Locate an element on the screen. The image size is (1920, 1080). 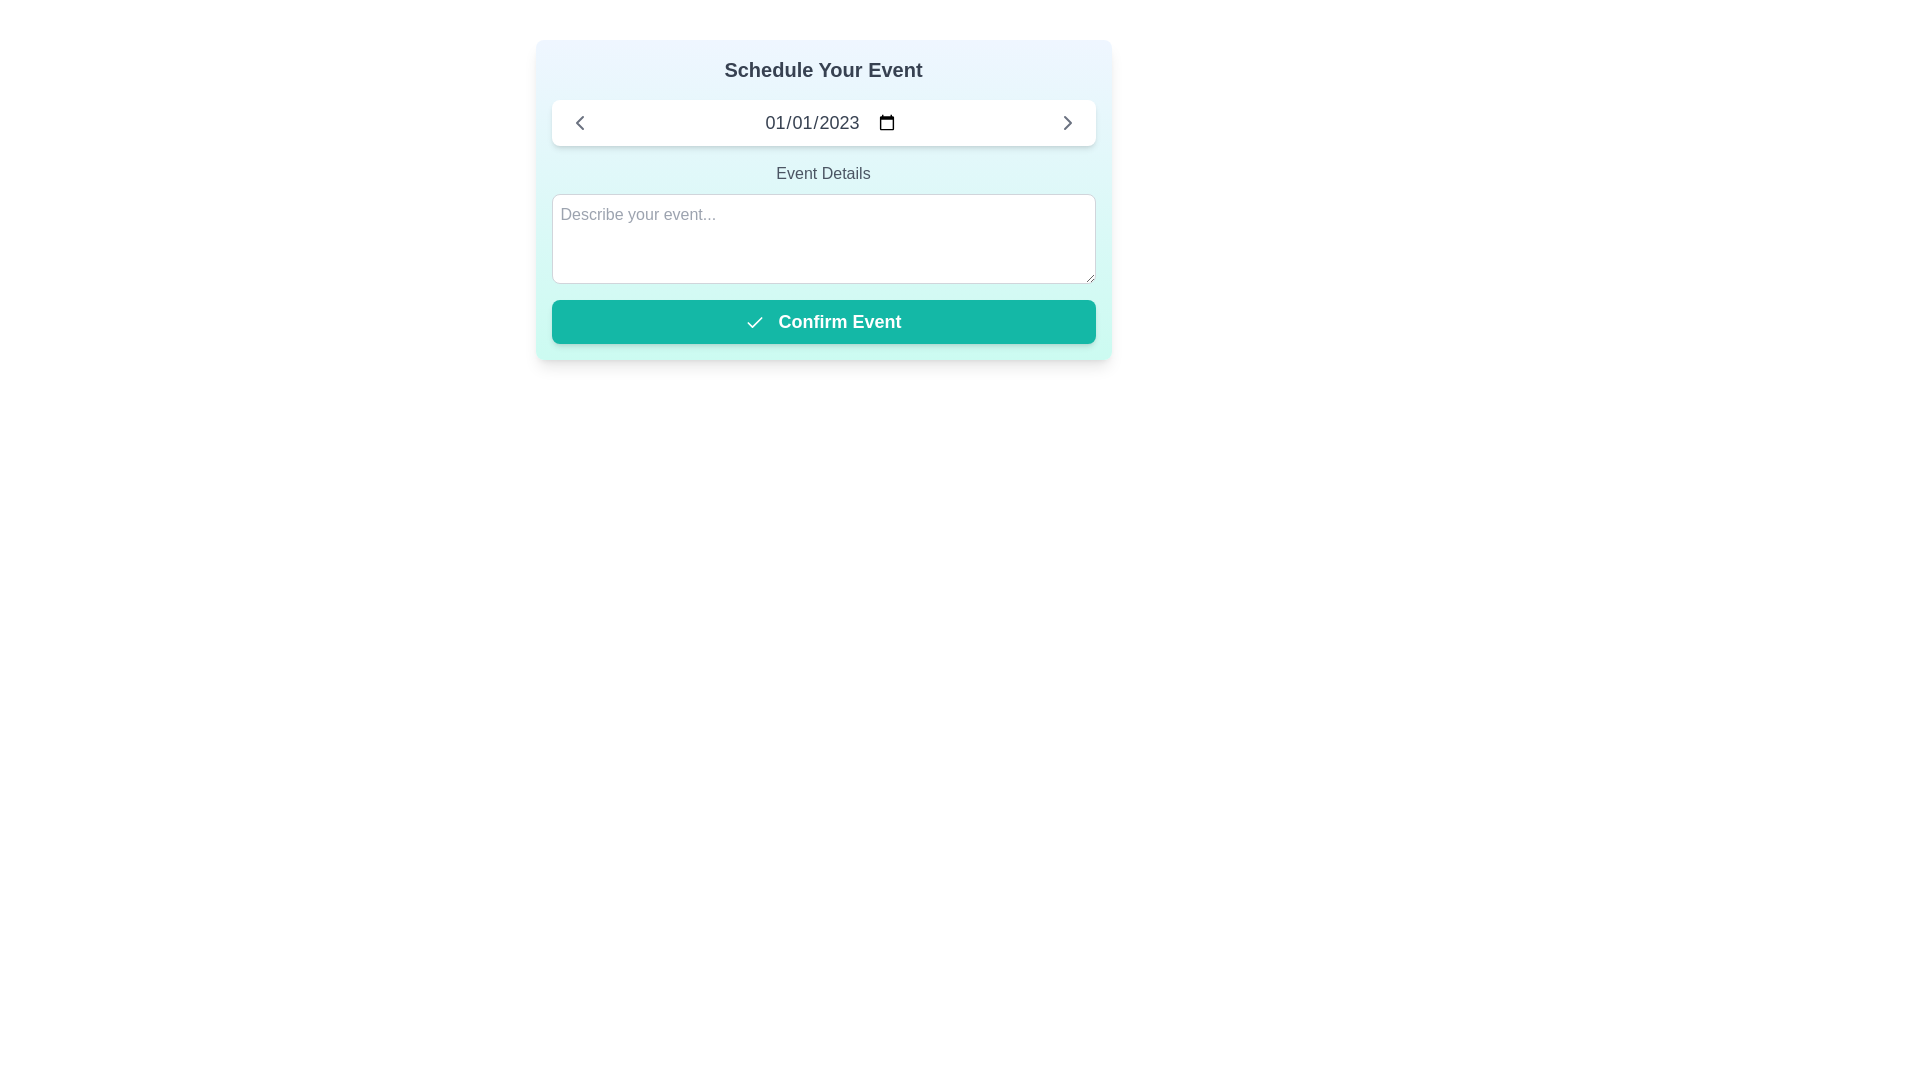
the Text Area labeled 'Event Details' to enable user input for event details is located at coordinates (823, 223).